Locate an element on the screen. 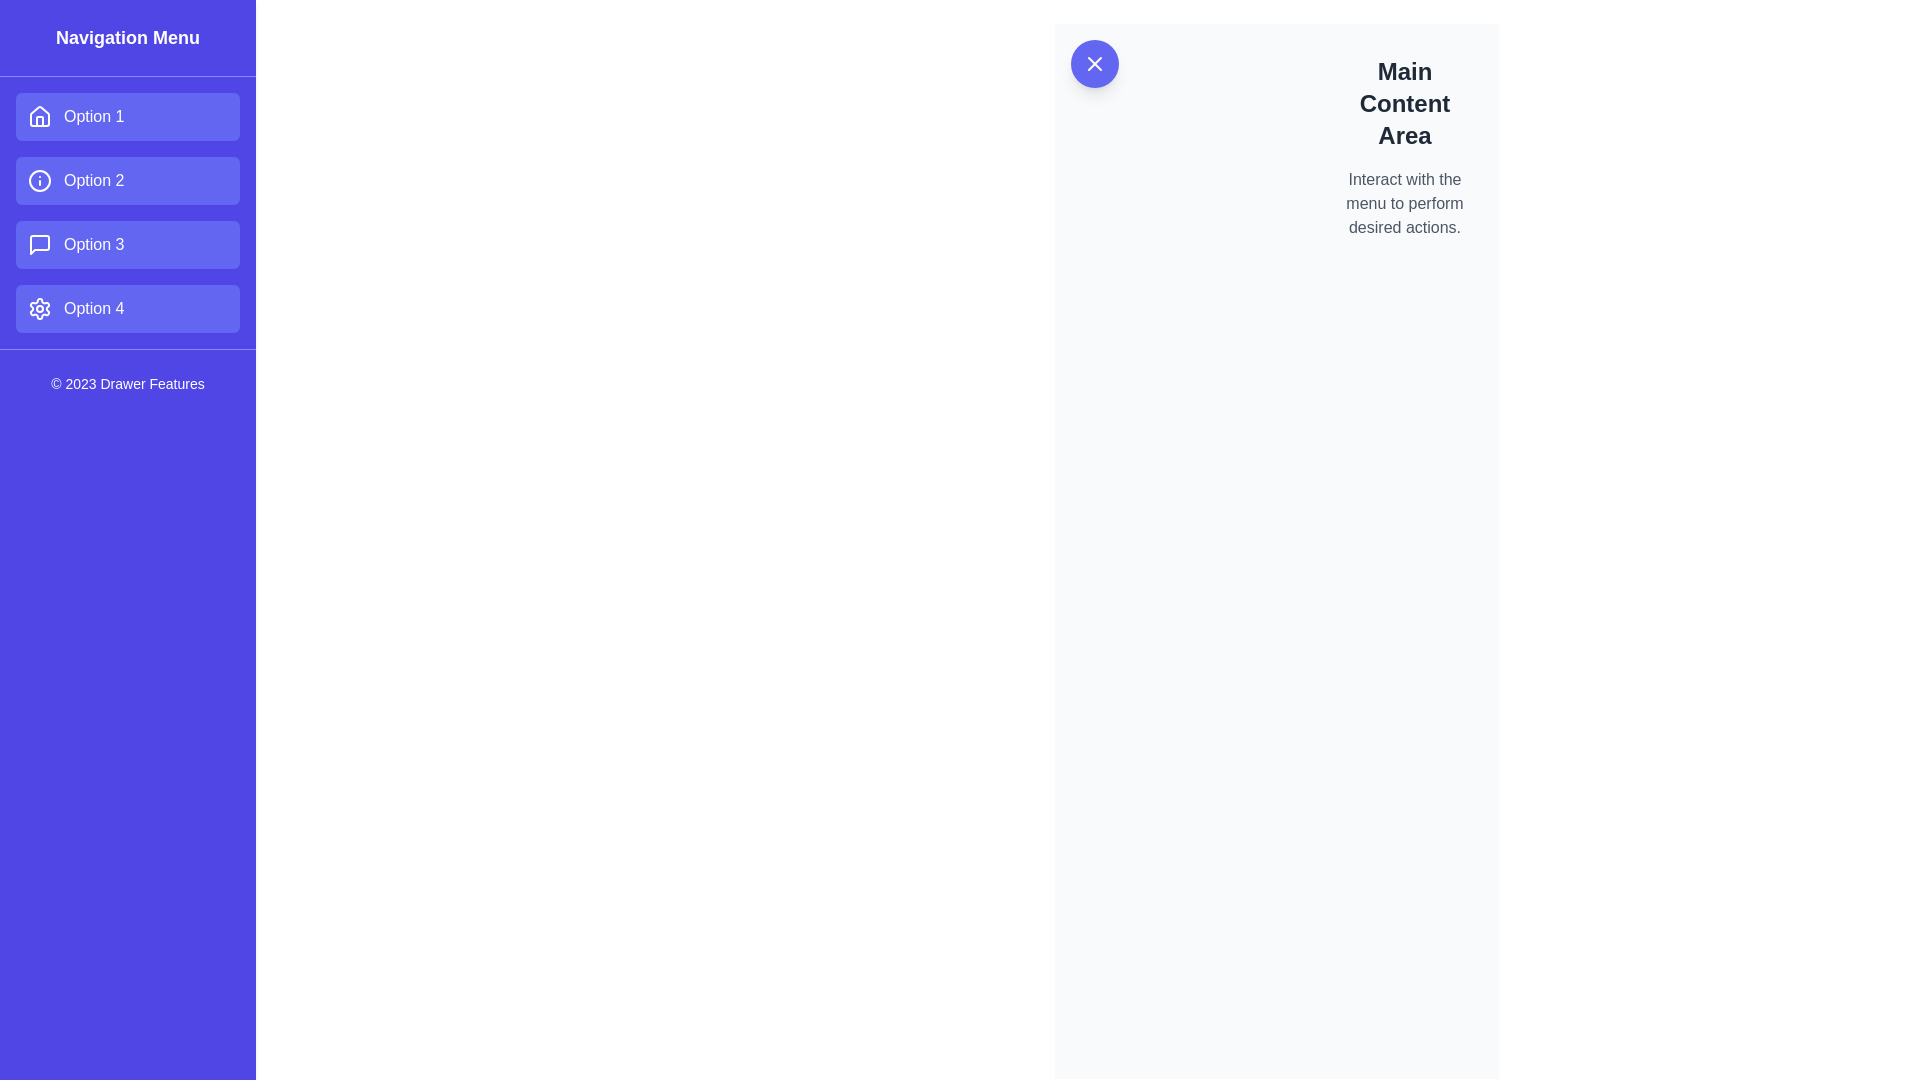 The height and width of the screenshot is (1080, 1920). the text label displaying '© 2023 Drawer Features' at the bottom of the vertical navigation panel is located at coordinates (127, 384).